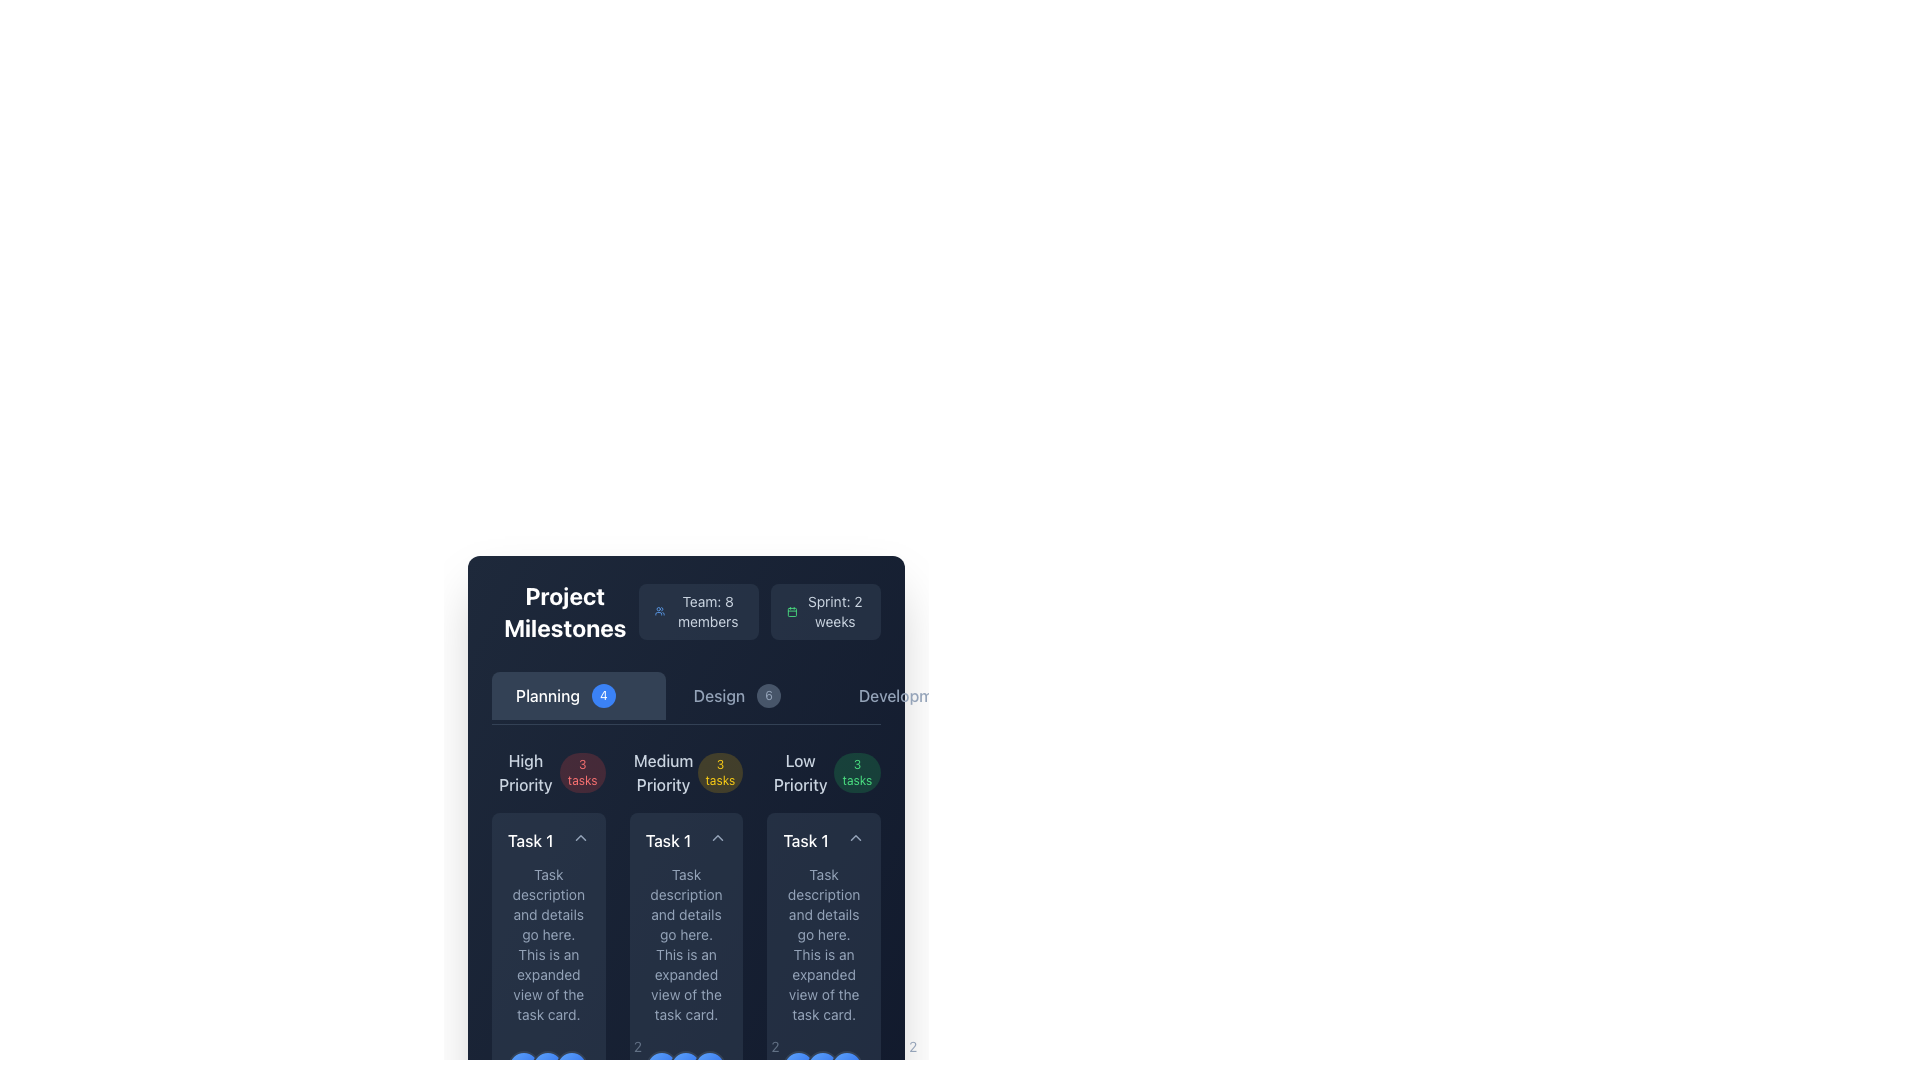 This screenshot has height=1080, width=1920. I want to click on the first tab button labeled 'Planning' in the 'Project Milestones' interface to change its appearance or show more information, so click(577, 694).